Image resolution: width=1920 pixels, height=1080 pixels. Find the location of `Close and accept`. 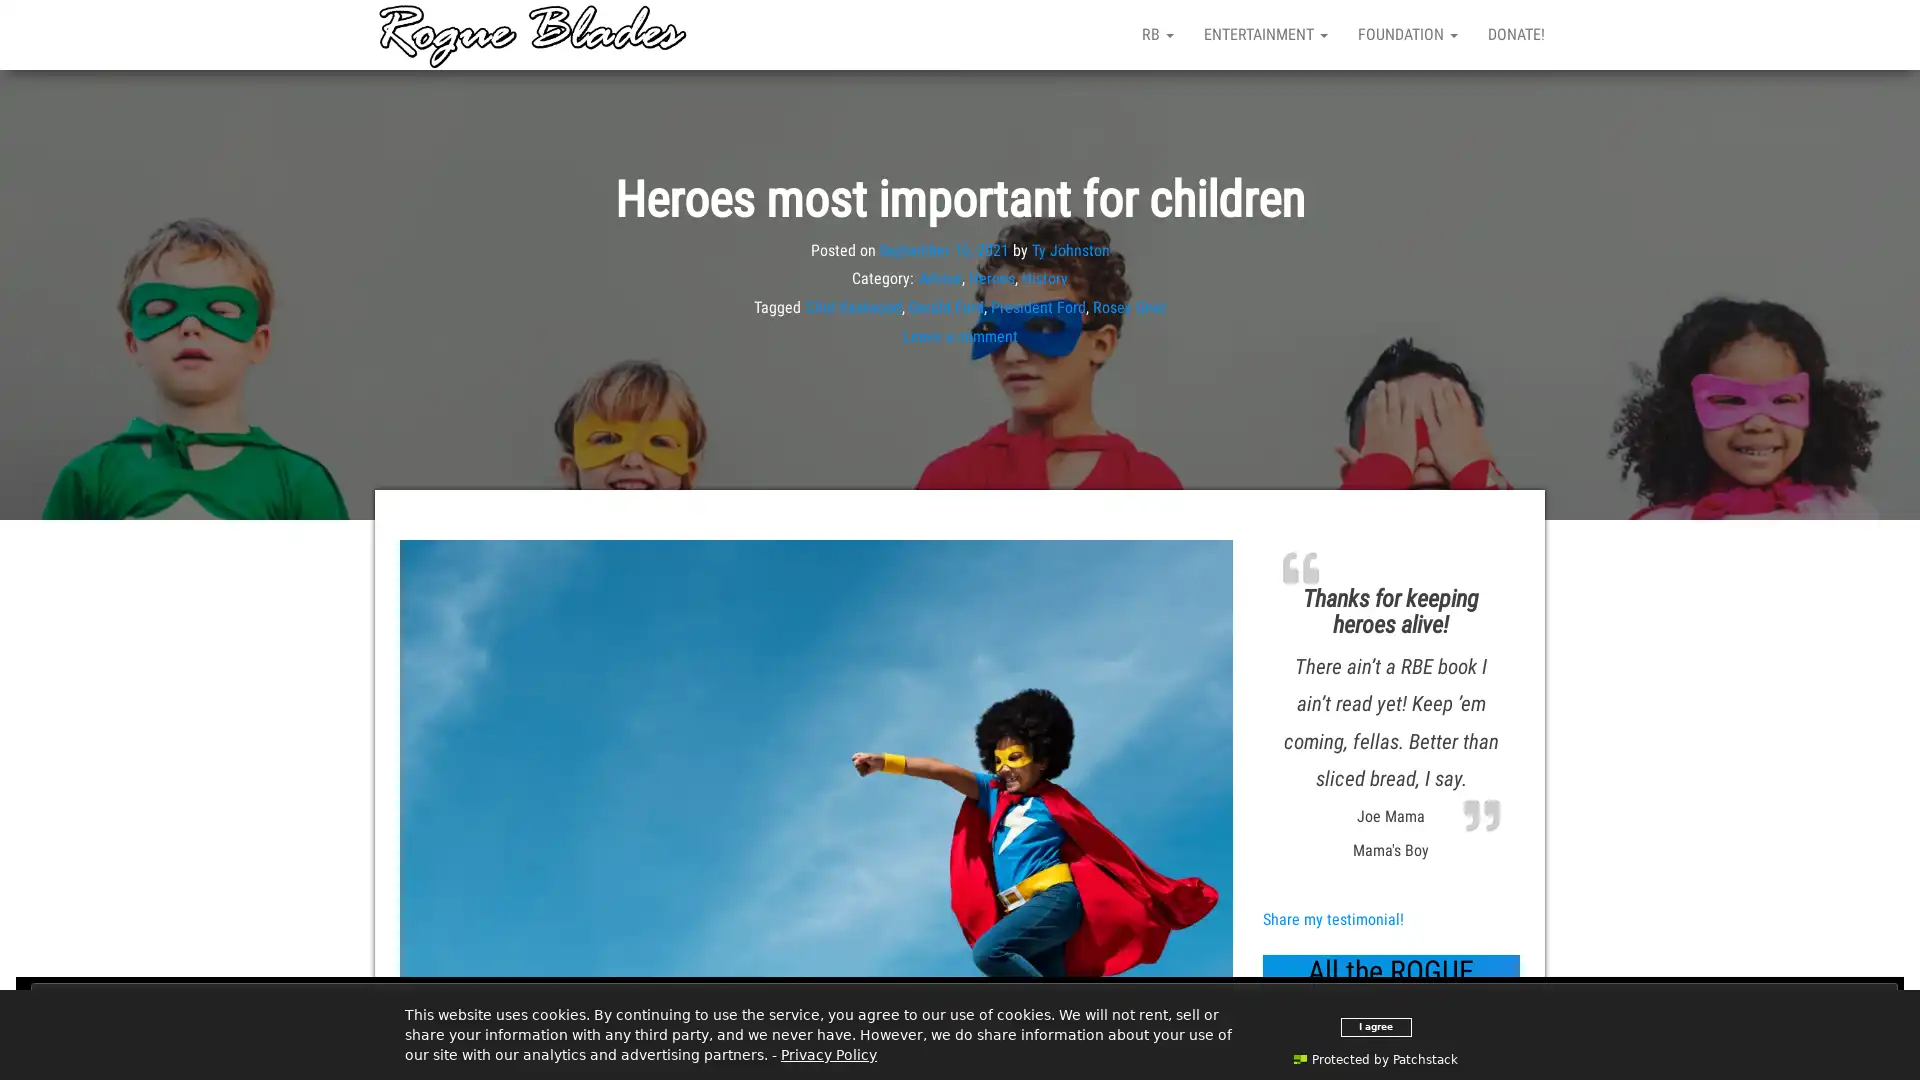

Close and accept is located at coordinates (964, 1002).